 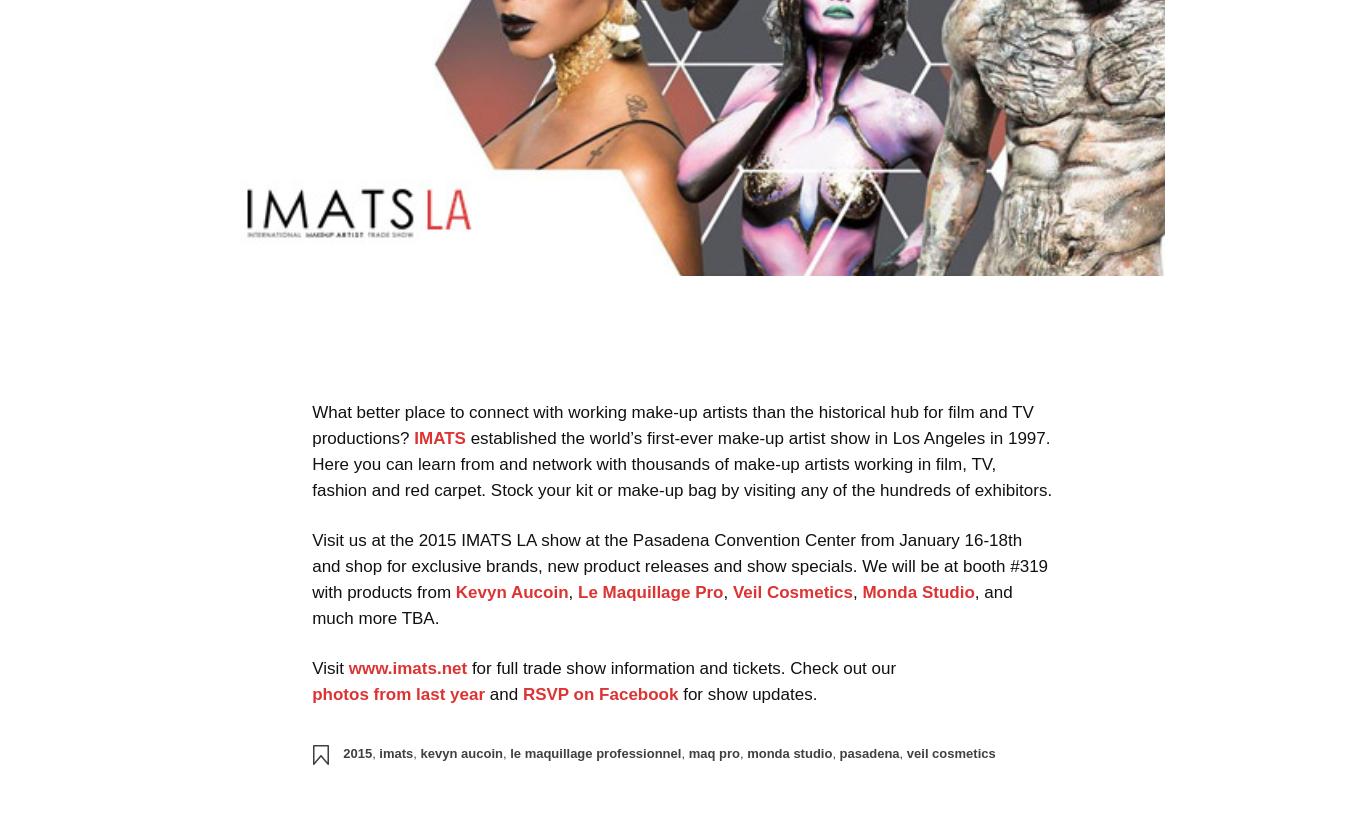 I want to click on 'for full trade show information and tickets. Check out our', so click(x=680, y=667).